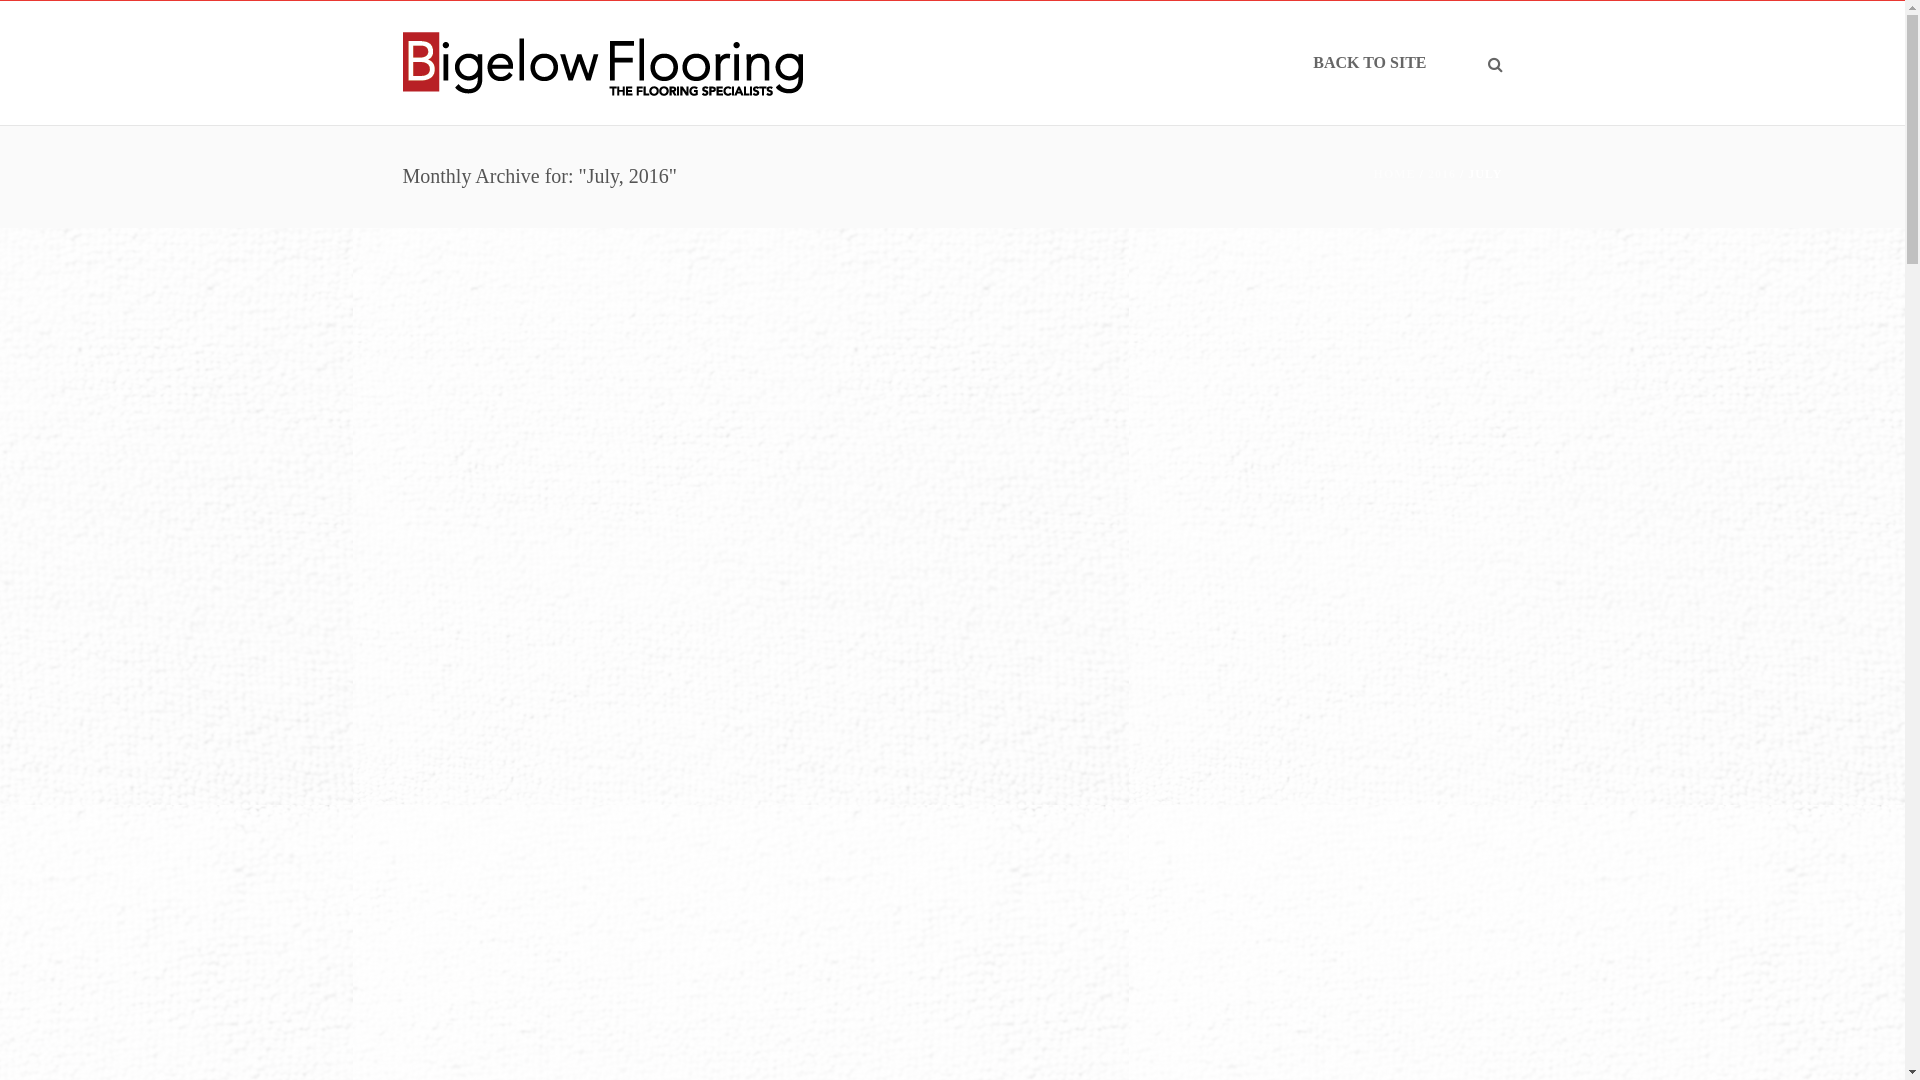  I want to click on 'Bigelow Flooring - Guelph, Ontario', so click(600, 61).